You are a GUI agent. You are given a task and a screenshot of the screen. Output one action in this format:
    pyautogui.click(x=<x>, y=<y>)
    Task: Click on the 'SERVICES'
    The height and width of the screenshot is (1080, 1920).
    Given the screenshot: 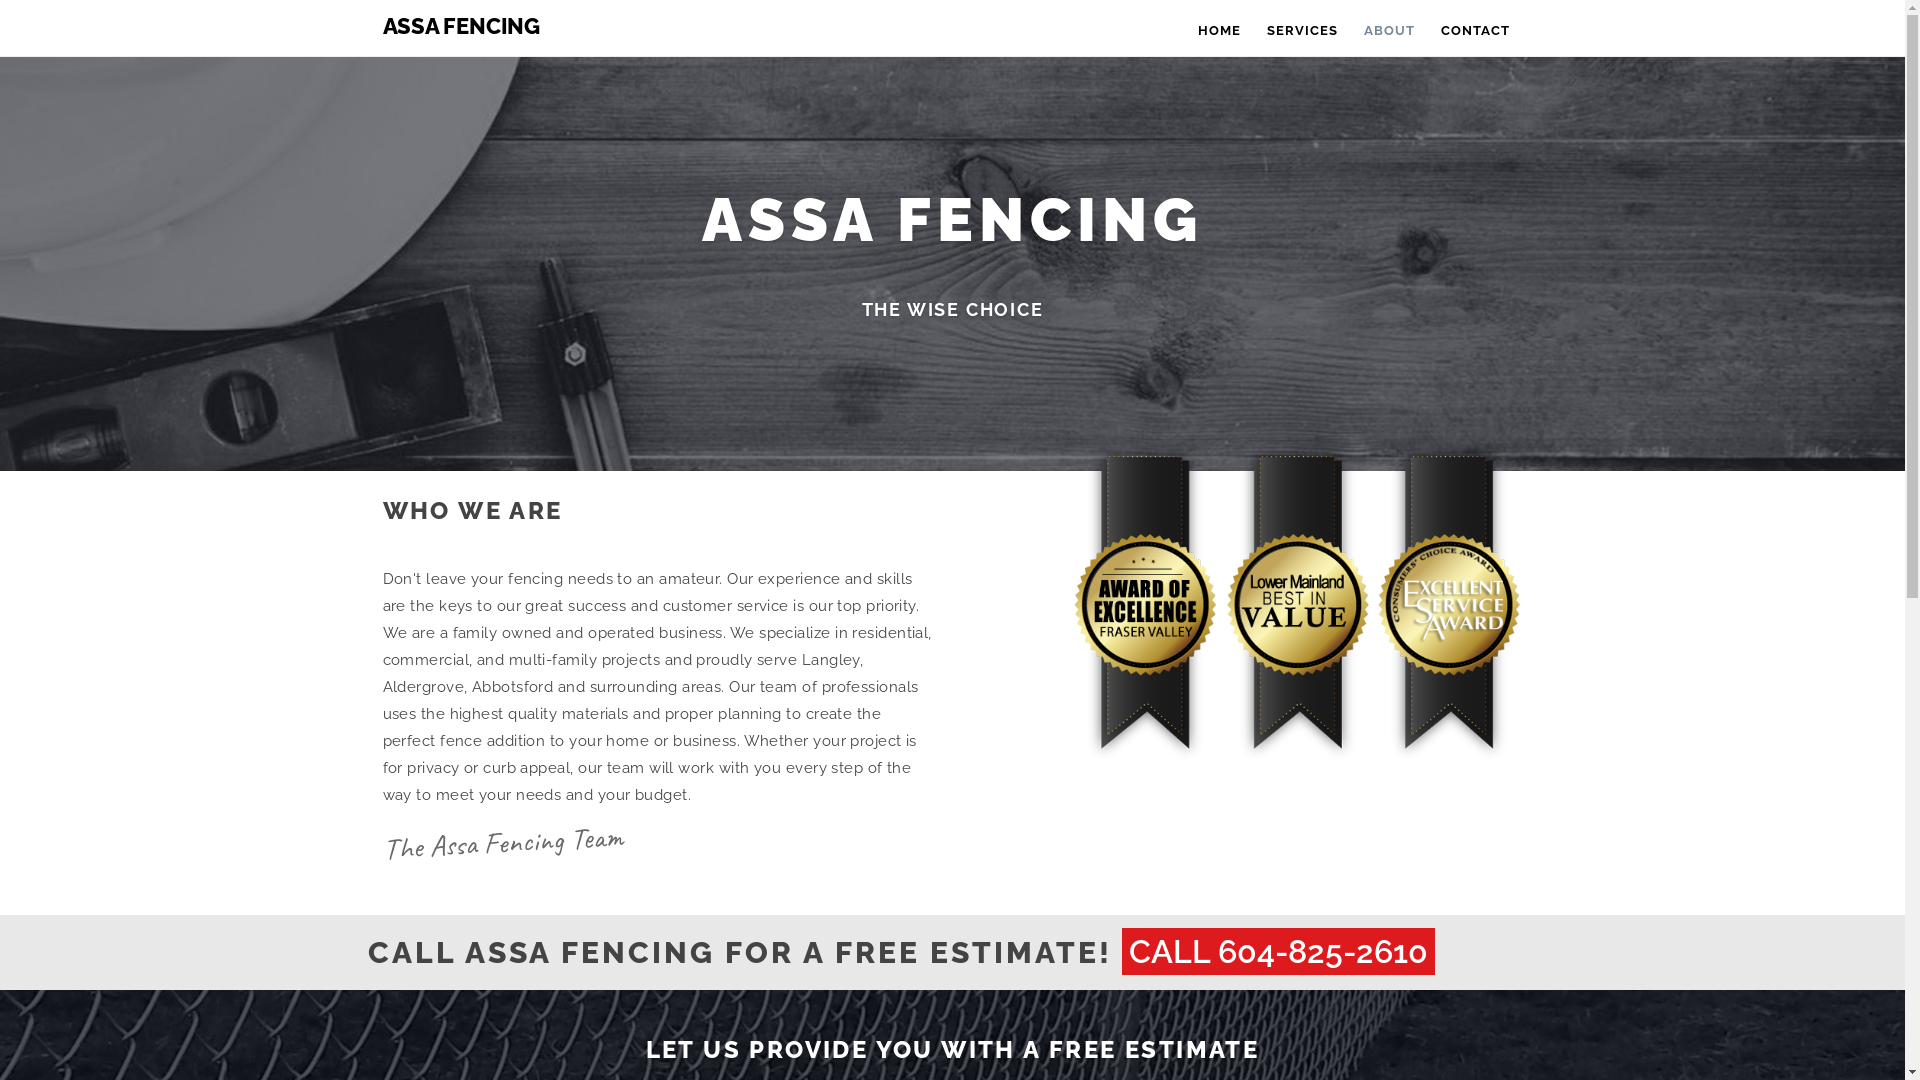 What is the action you would take?
    pyautogui.click(x=1252, y=27)
    